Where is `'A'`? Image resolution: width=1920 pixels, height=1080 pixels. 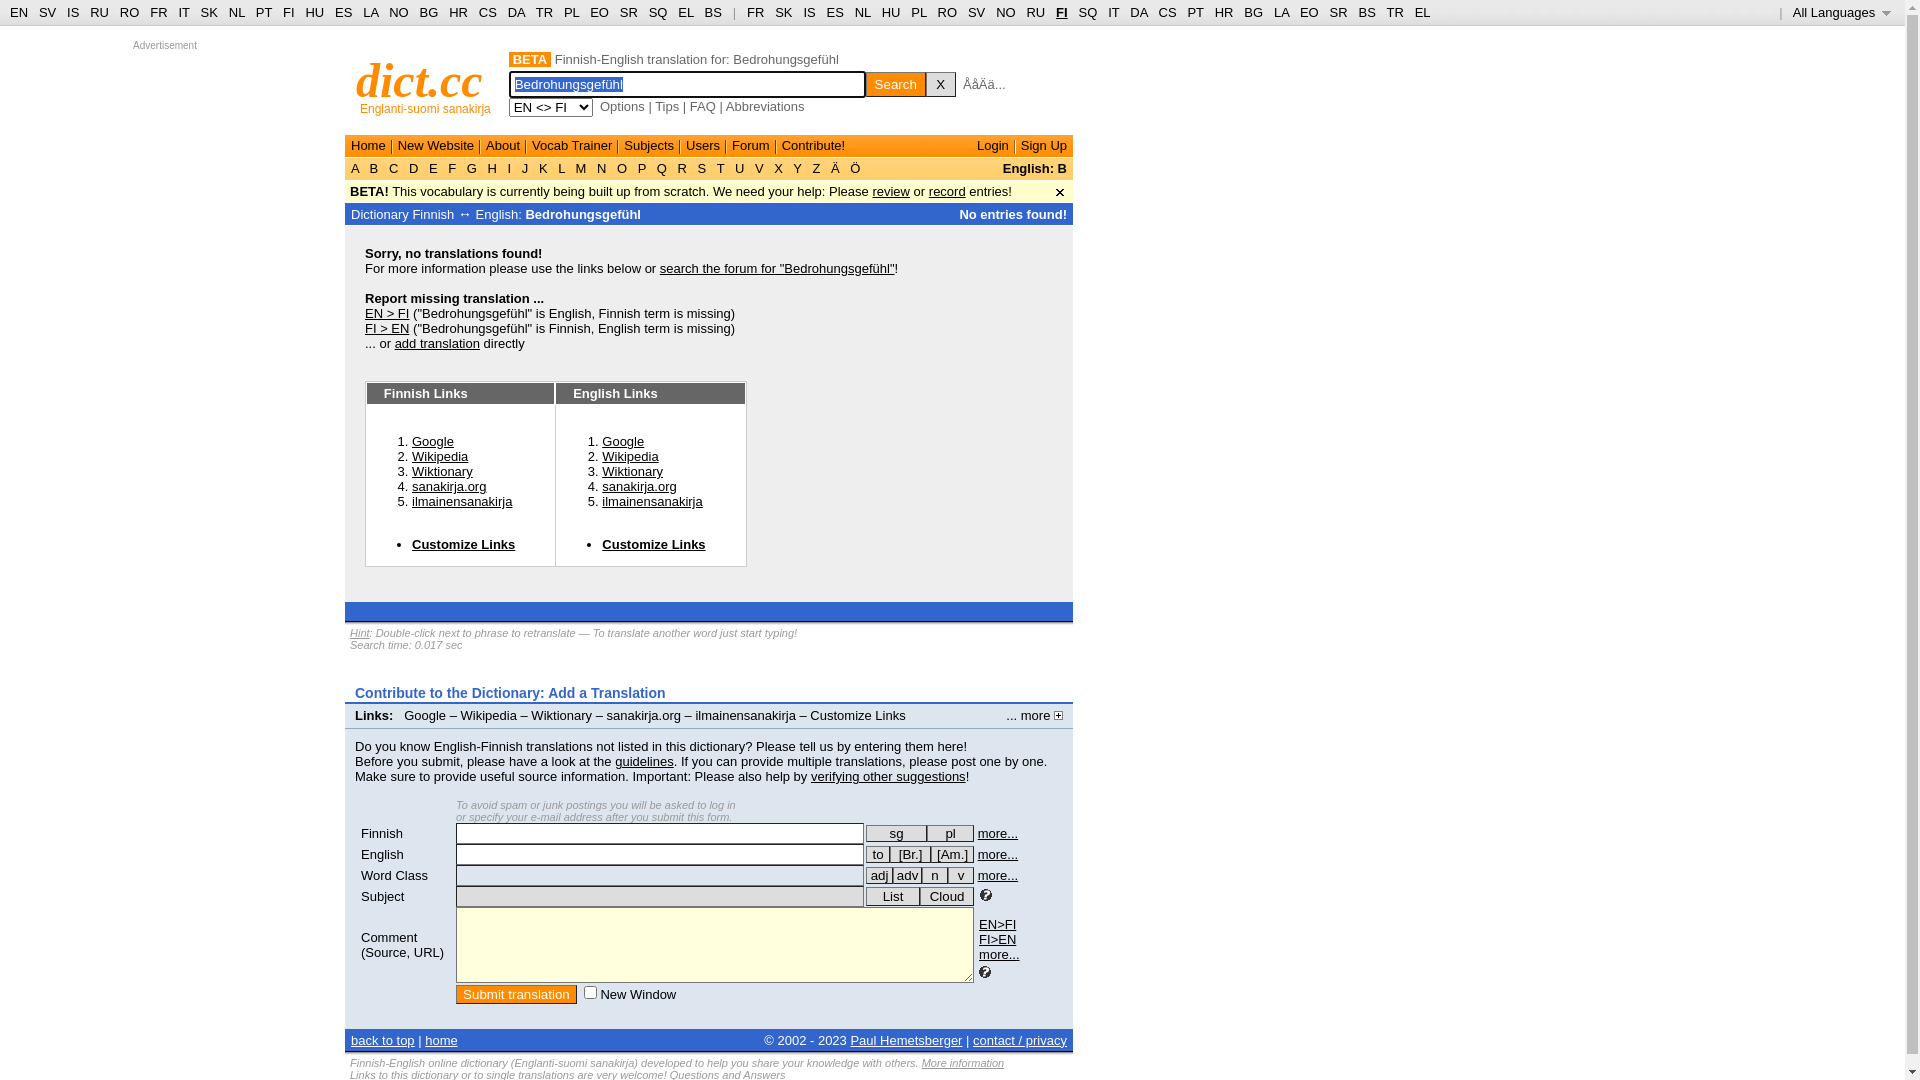
'A' is located at coordinates (350, 167).